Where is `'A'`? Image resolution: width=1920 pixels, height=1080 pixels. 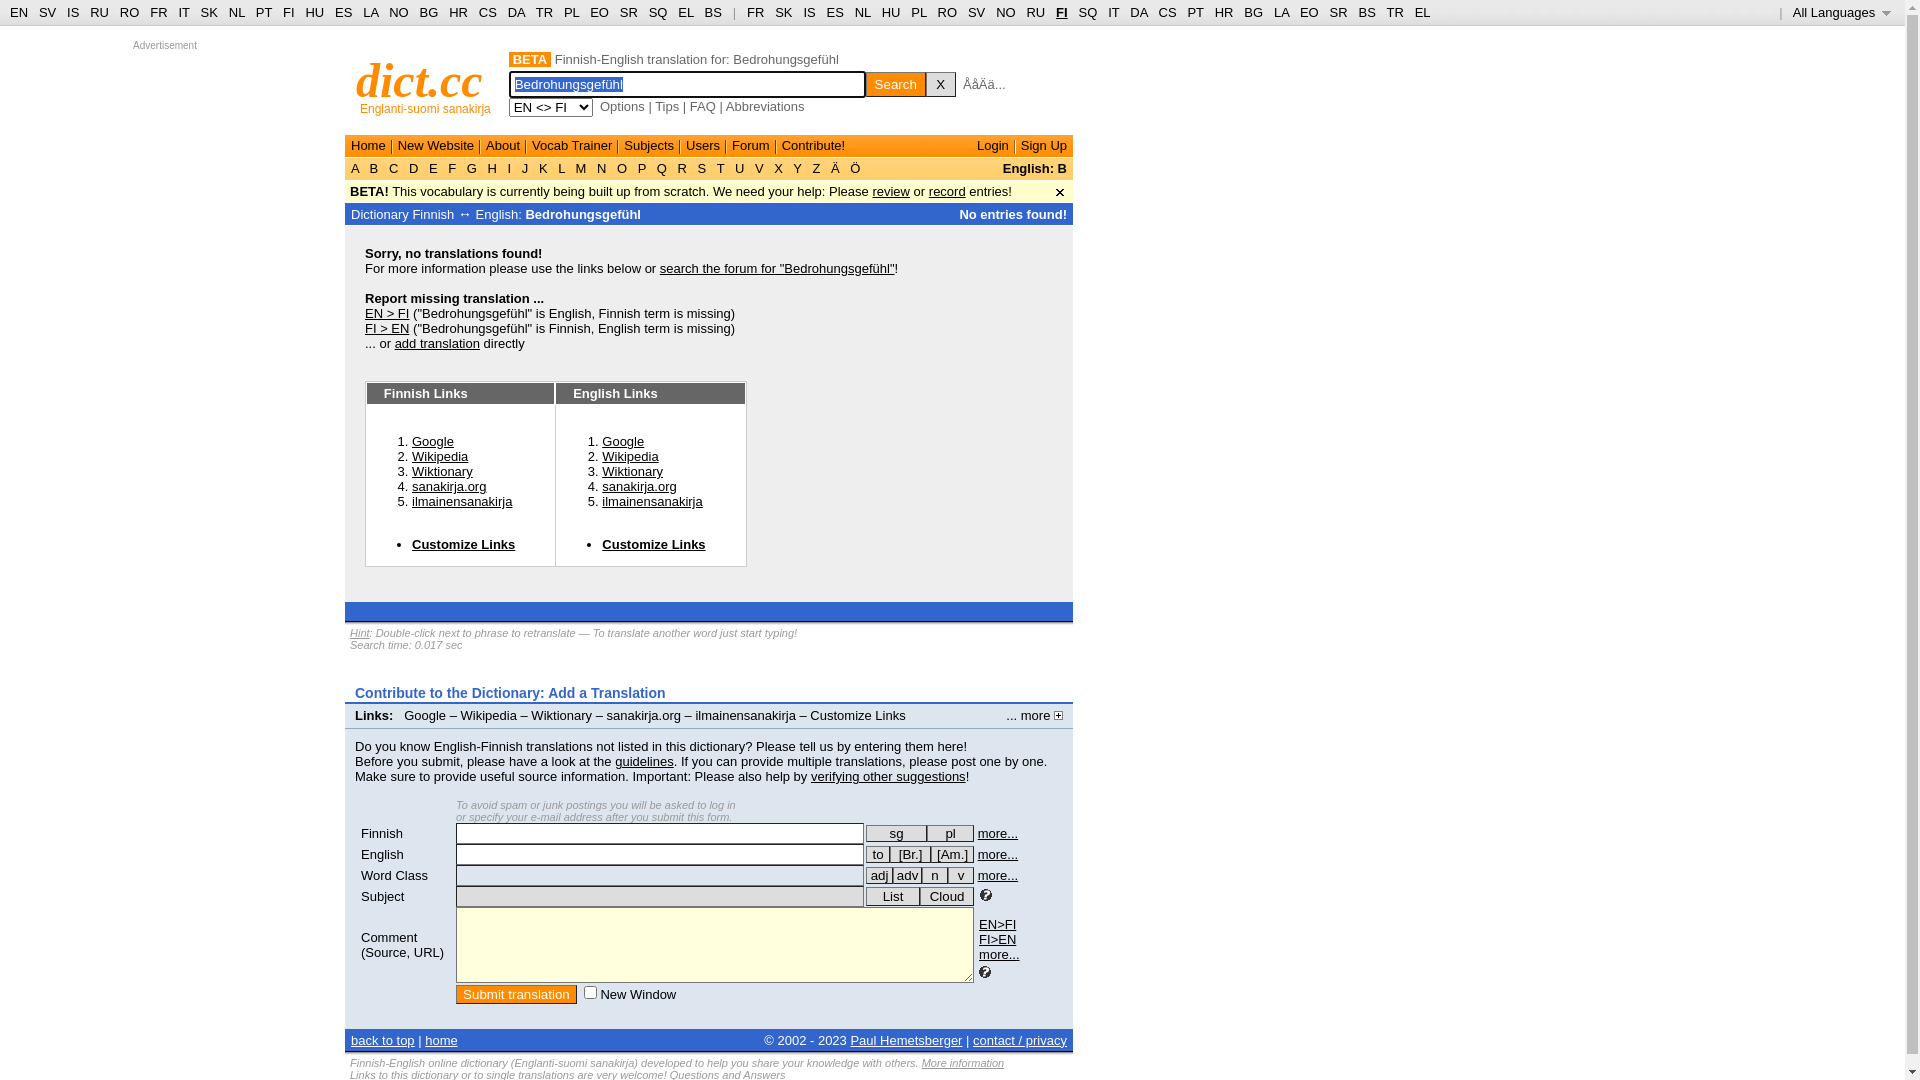
'A' is located at coordinates (350, 167).